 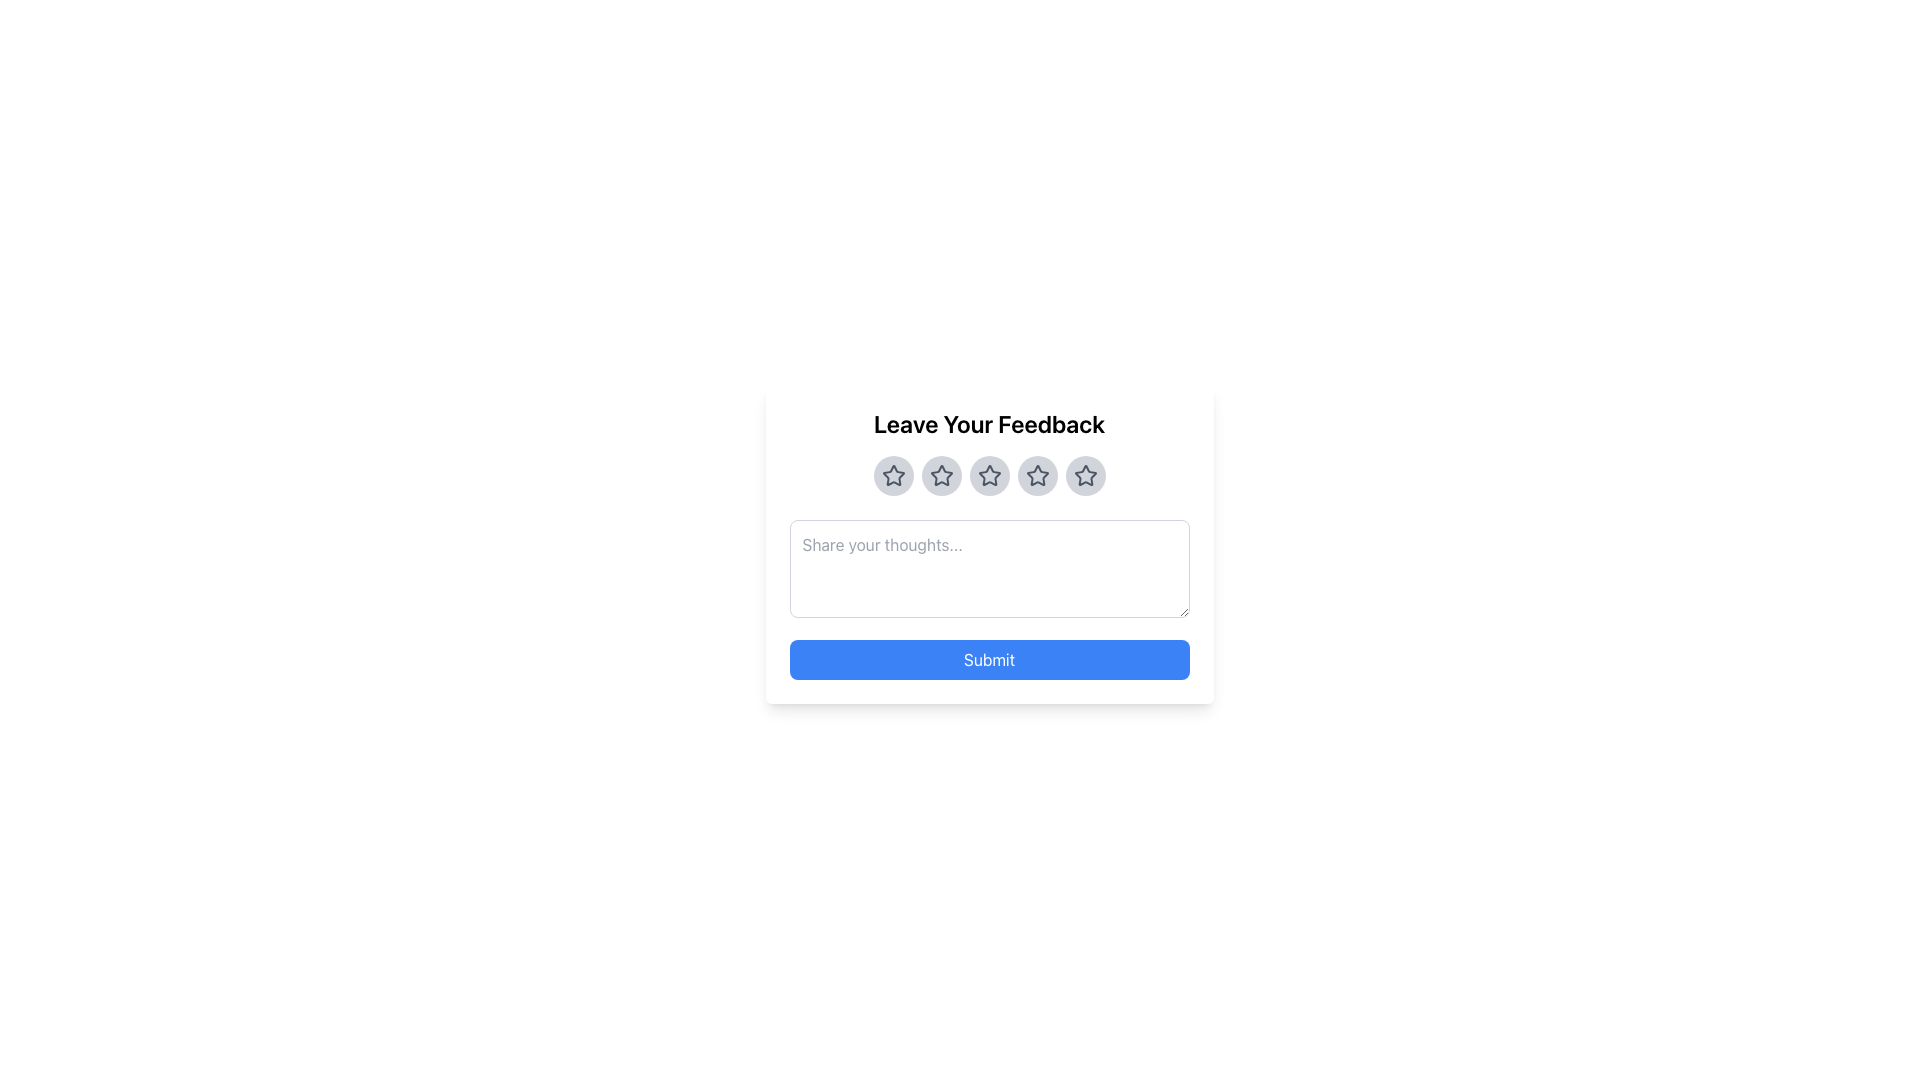 What do you see at coordinates (1037, 475) in the screenshot?
I see `the fourth star button` at bounding box center [1037, 475].